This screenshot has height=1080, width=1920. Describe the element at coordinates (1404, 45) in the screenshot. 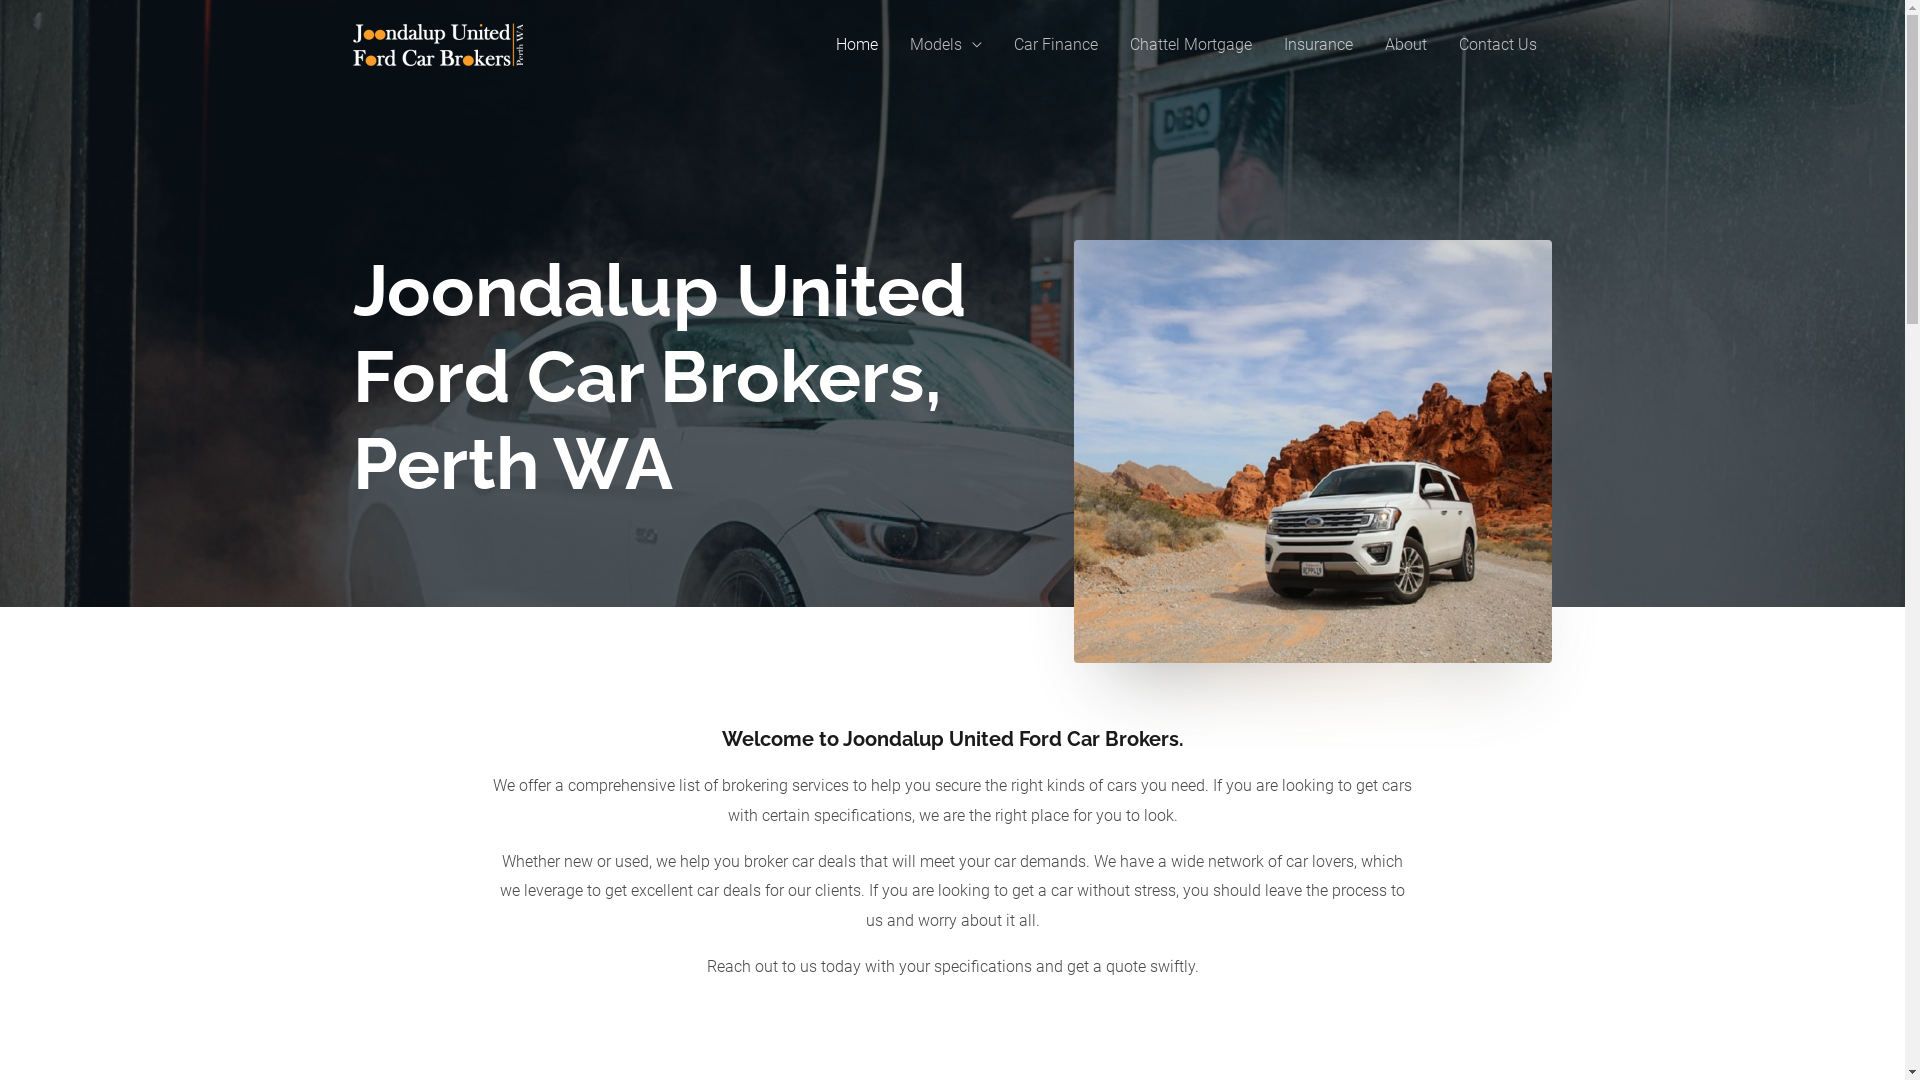

I see `'About'` at that location.